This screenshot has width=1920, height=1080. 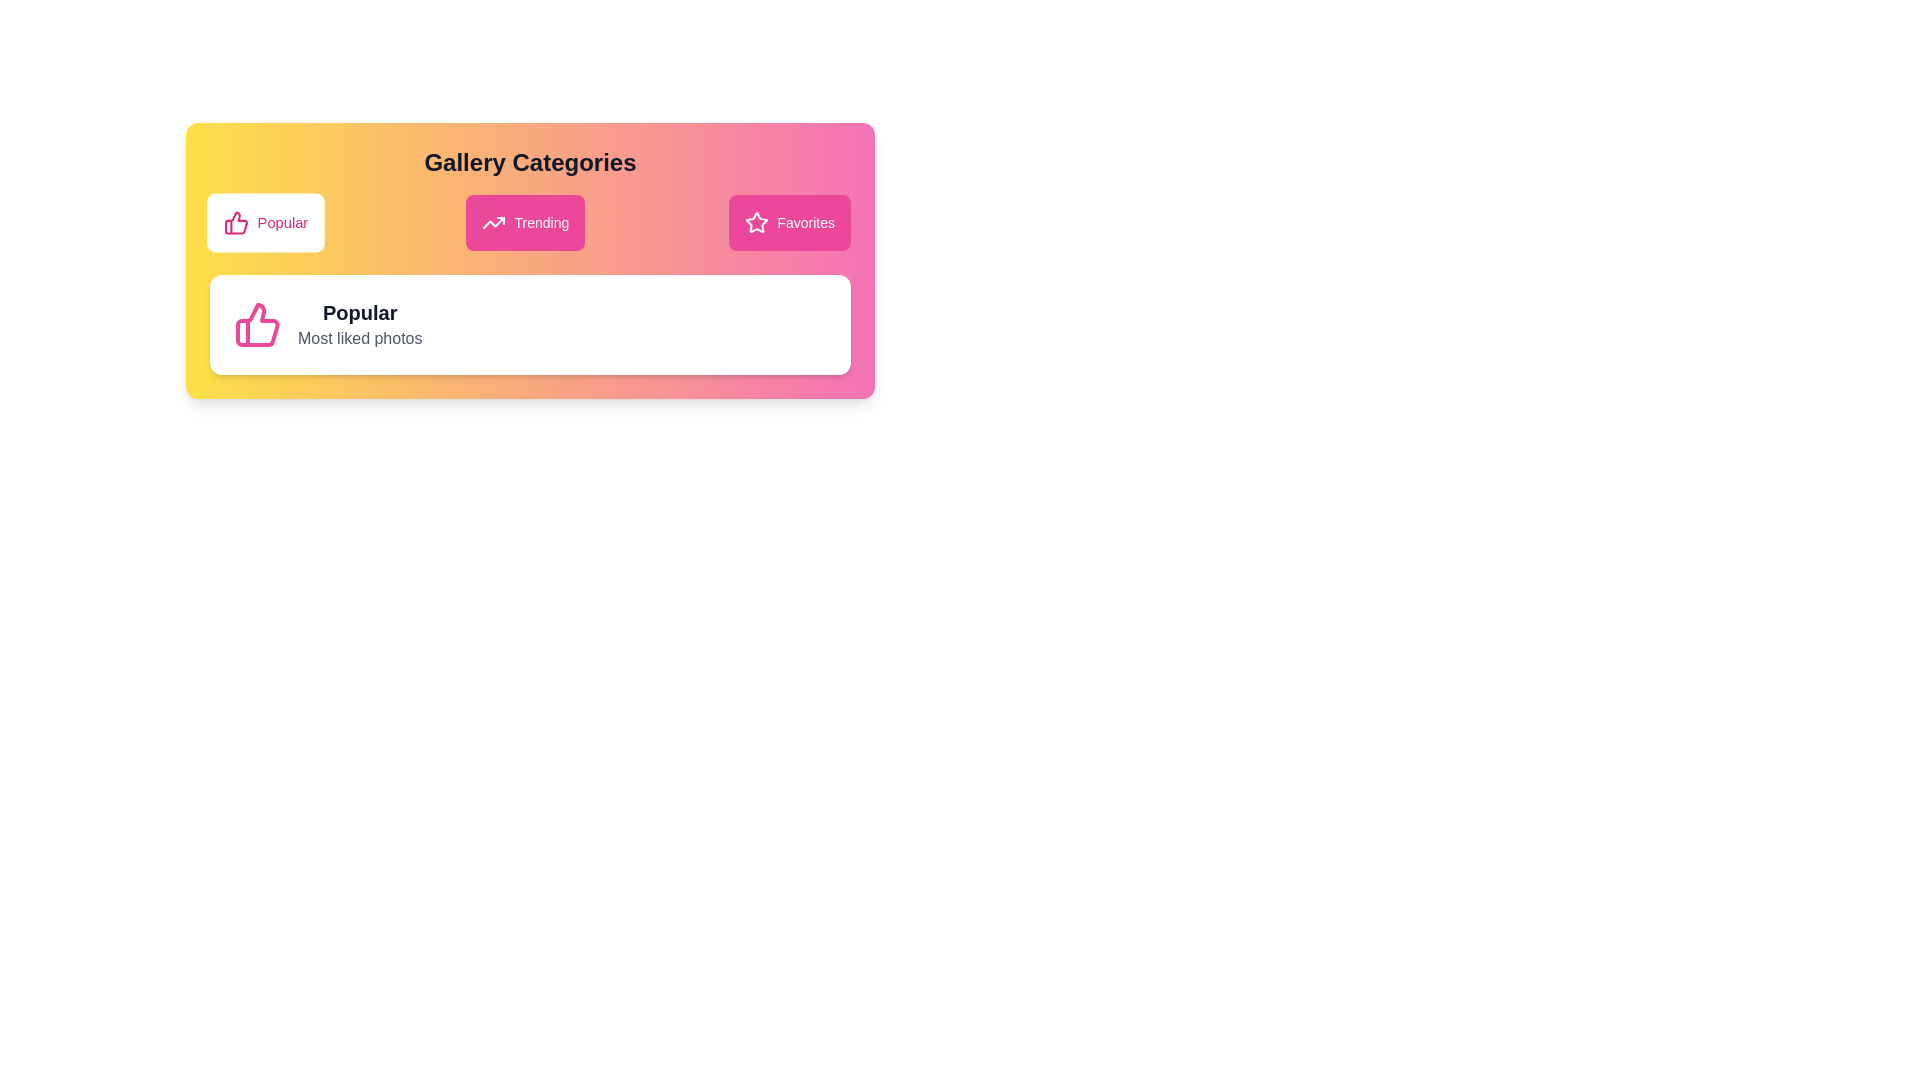 What do you see at coordinates (530, 161) in the screenshot?
I see `the bold, large-sized static text reading 'Gallery Categories' which is centrally located at the top of a vibrant card with a gradient background from yellow to pink` at bounding box center [530, 161].